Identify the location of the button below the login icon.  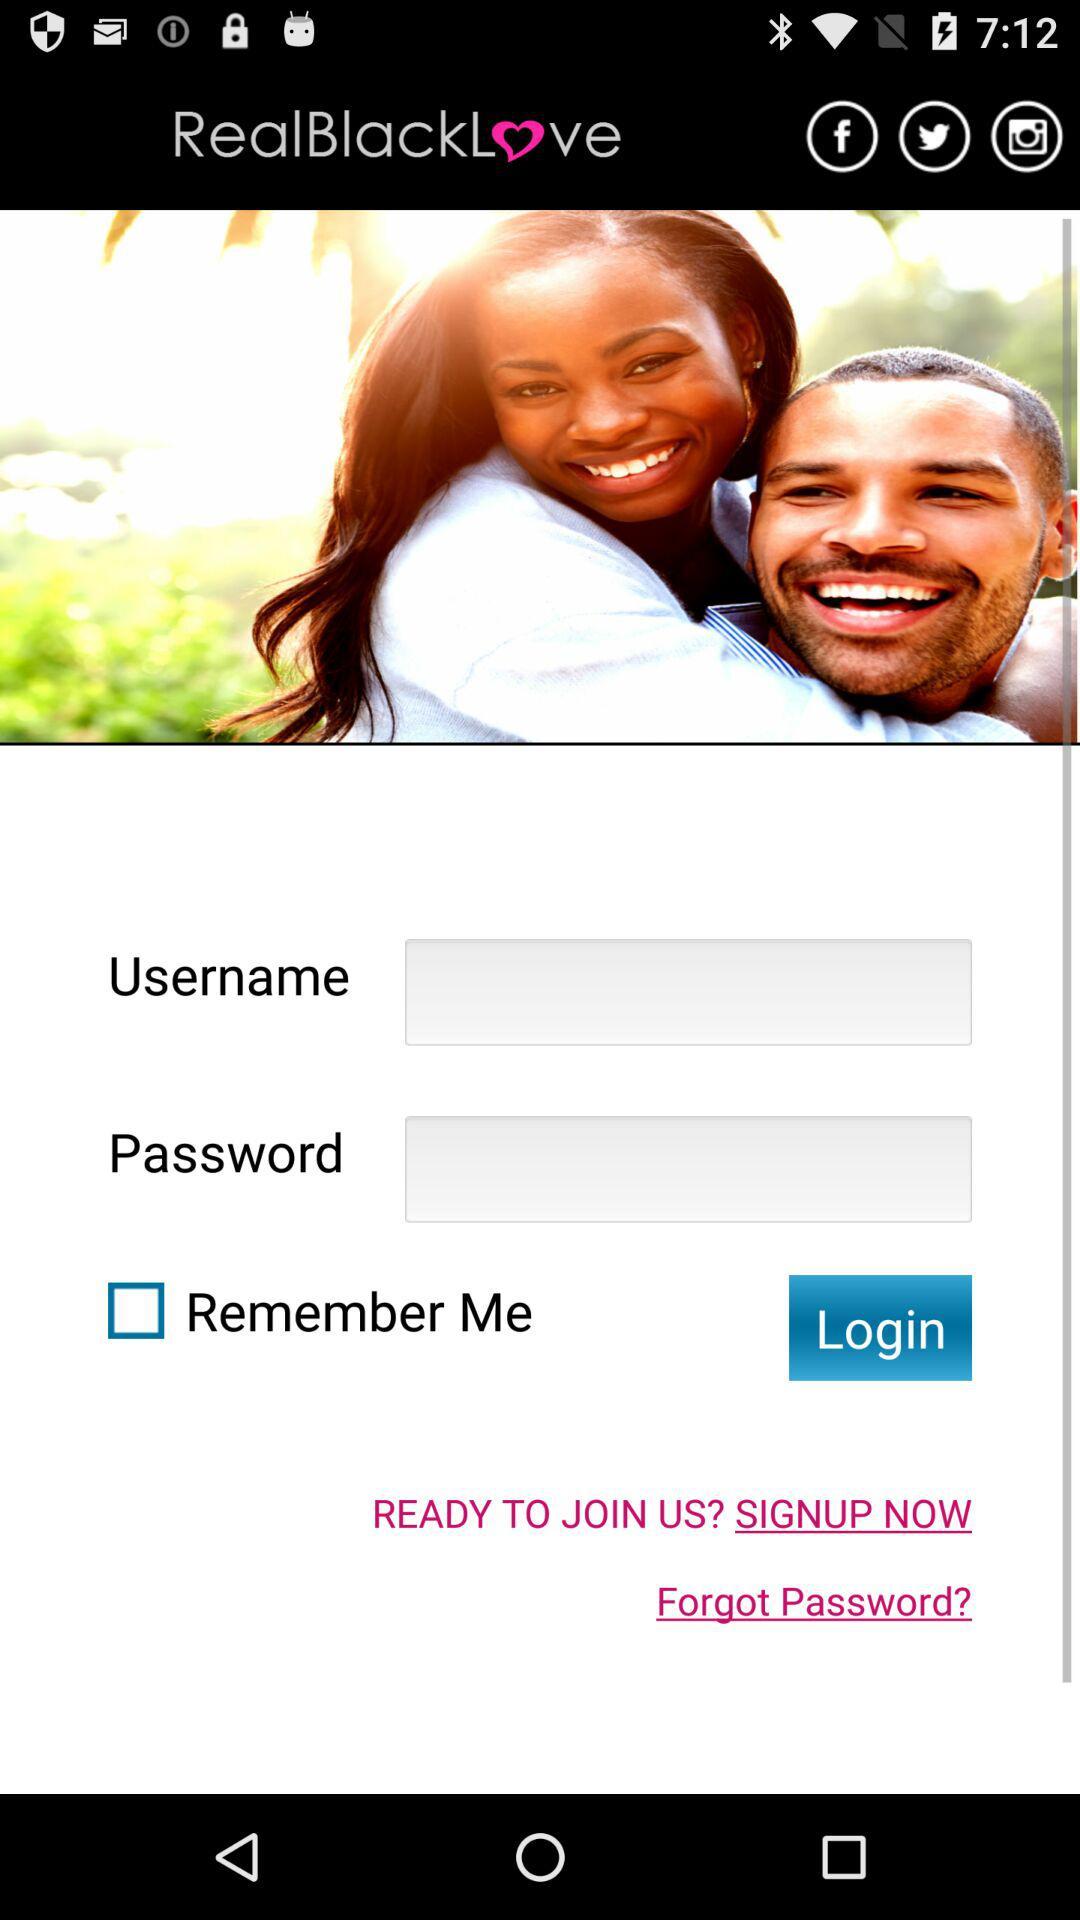
(671, 1512).